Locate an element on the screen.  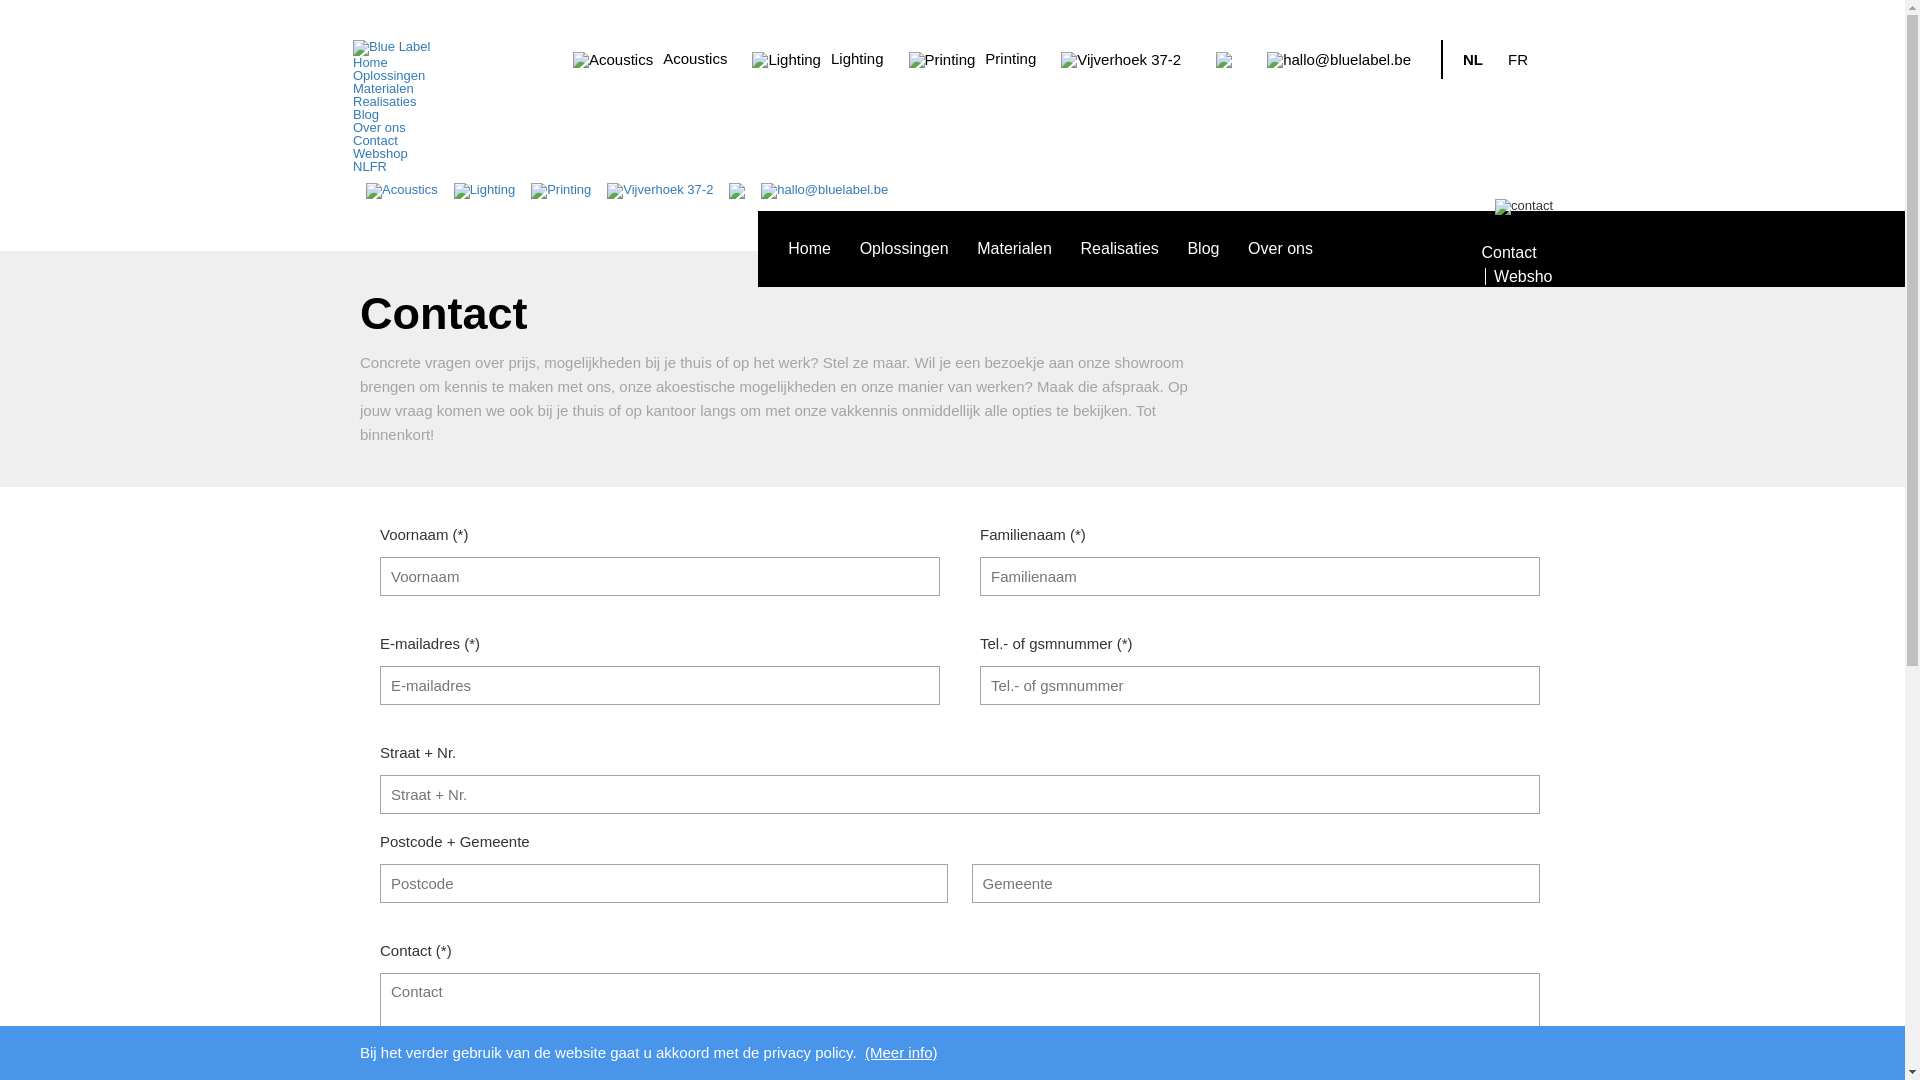
'Over ons' is located at coordinates (353, 127).